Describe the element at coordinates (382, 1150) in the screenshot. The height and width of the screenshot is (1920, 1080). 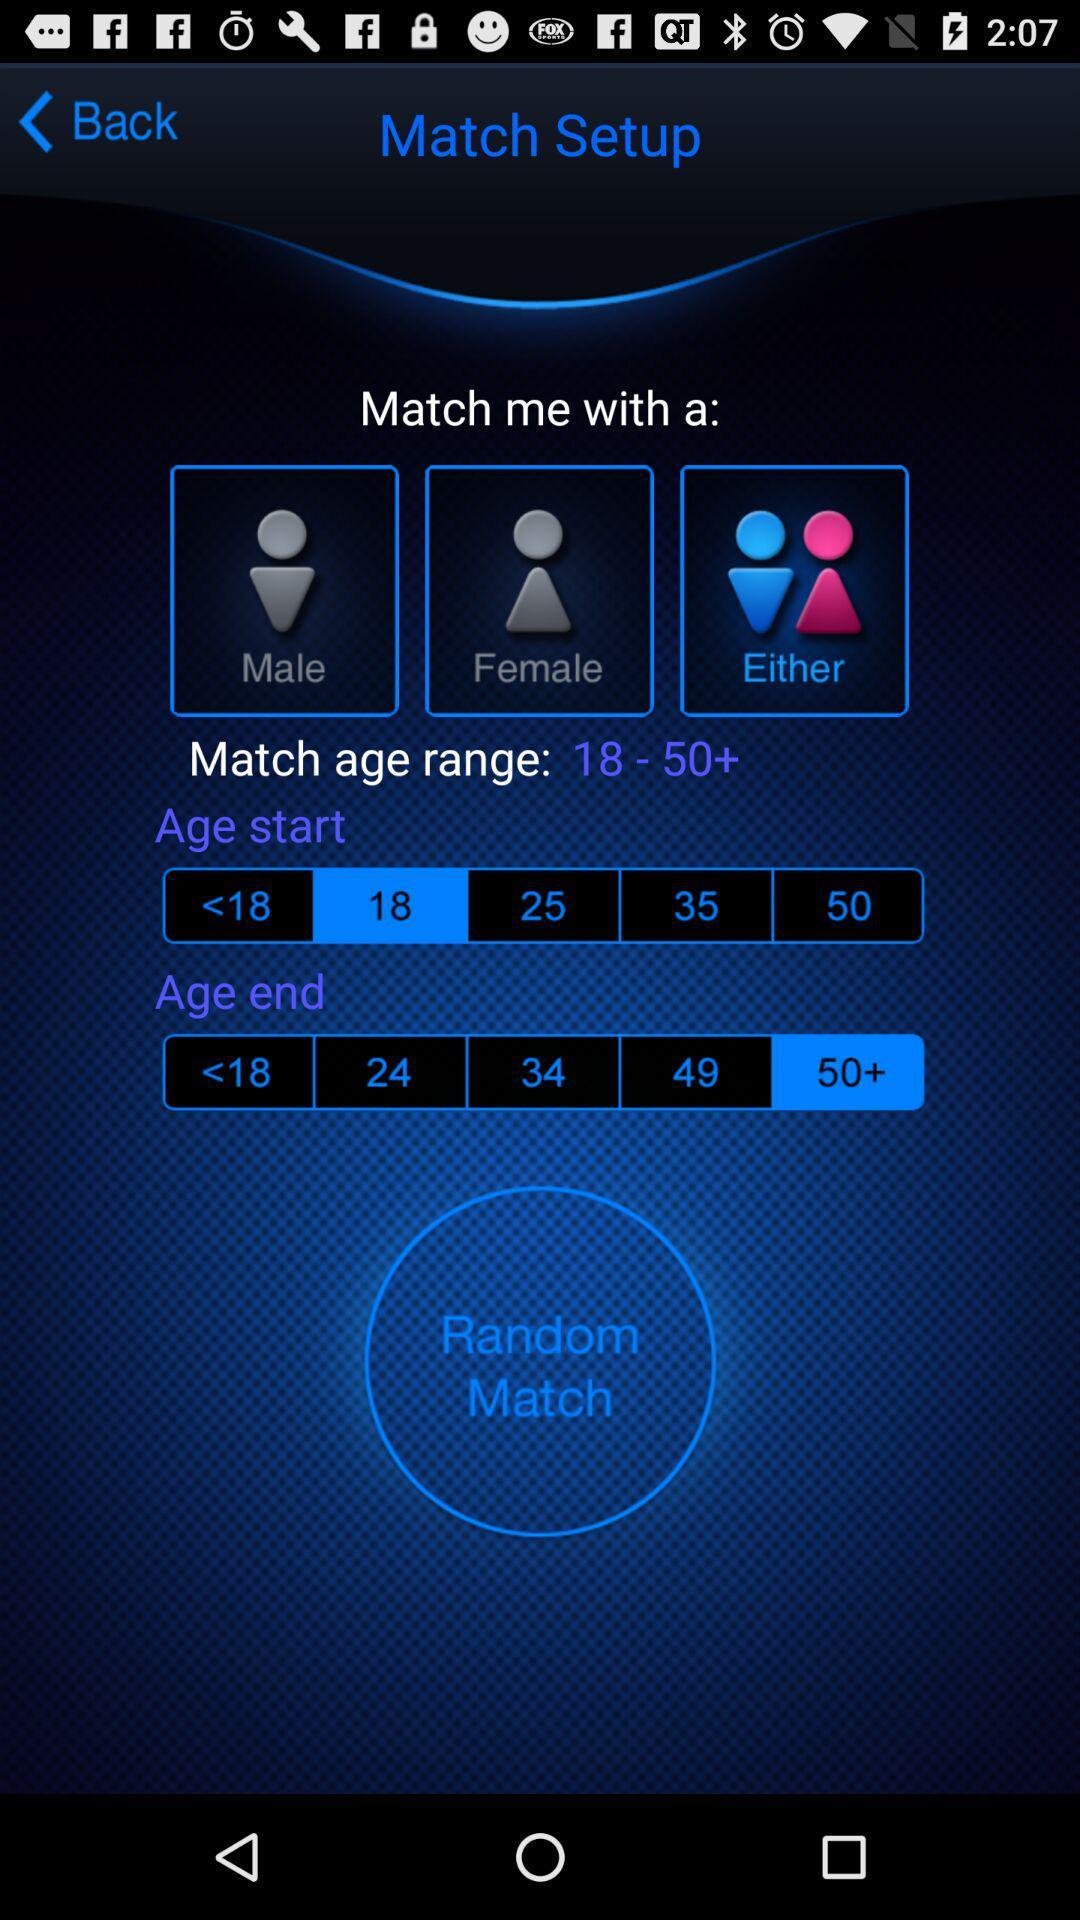
I see `the label icon` at that location.